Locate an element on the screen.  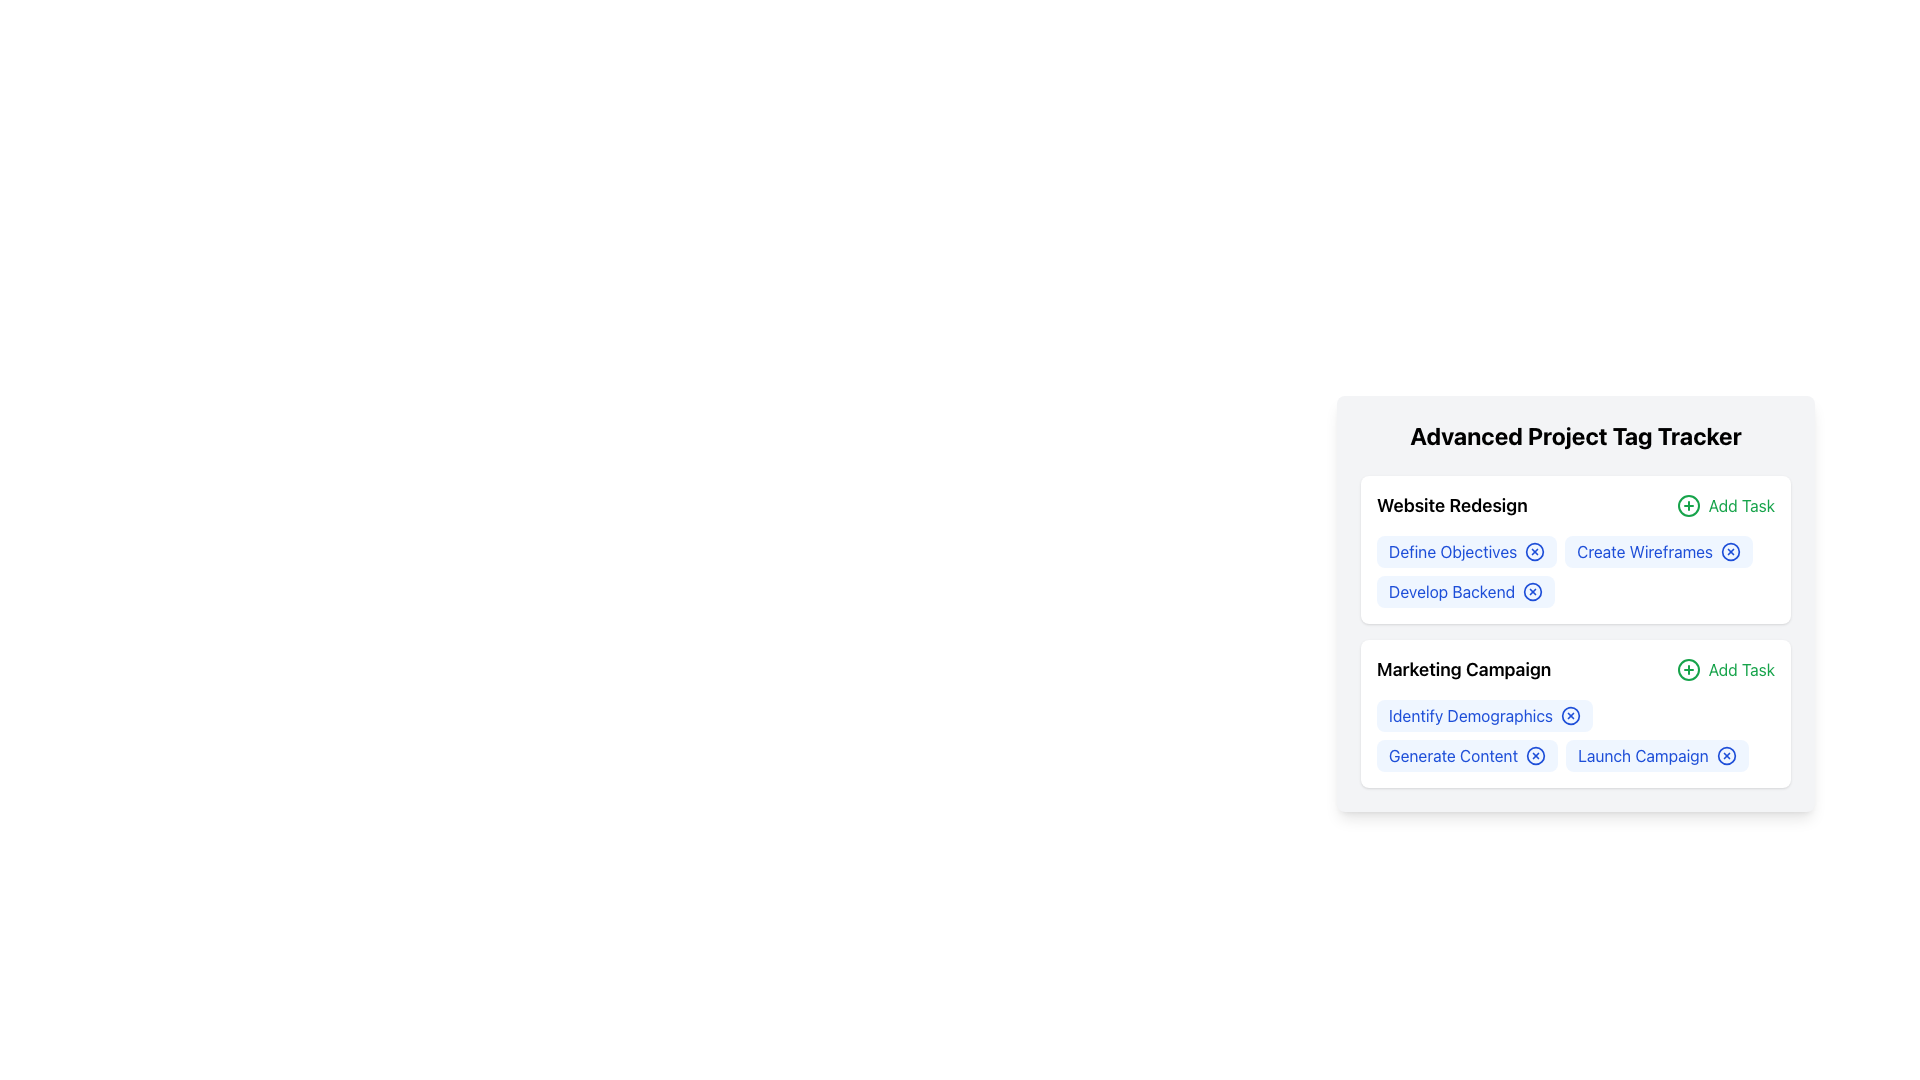
the button with icon and text on the right side of the 'Marketing Campaign' section is located at coordinates (1724, 670).